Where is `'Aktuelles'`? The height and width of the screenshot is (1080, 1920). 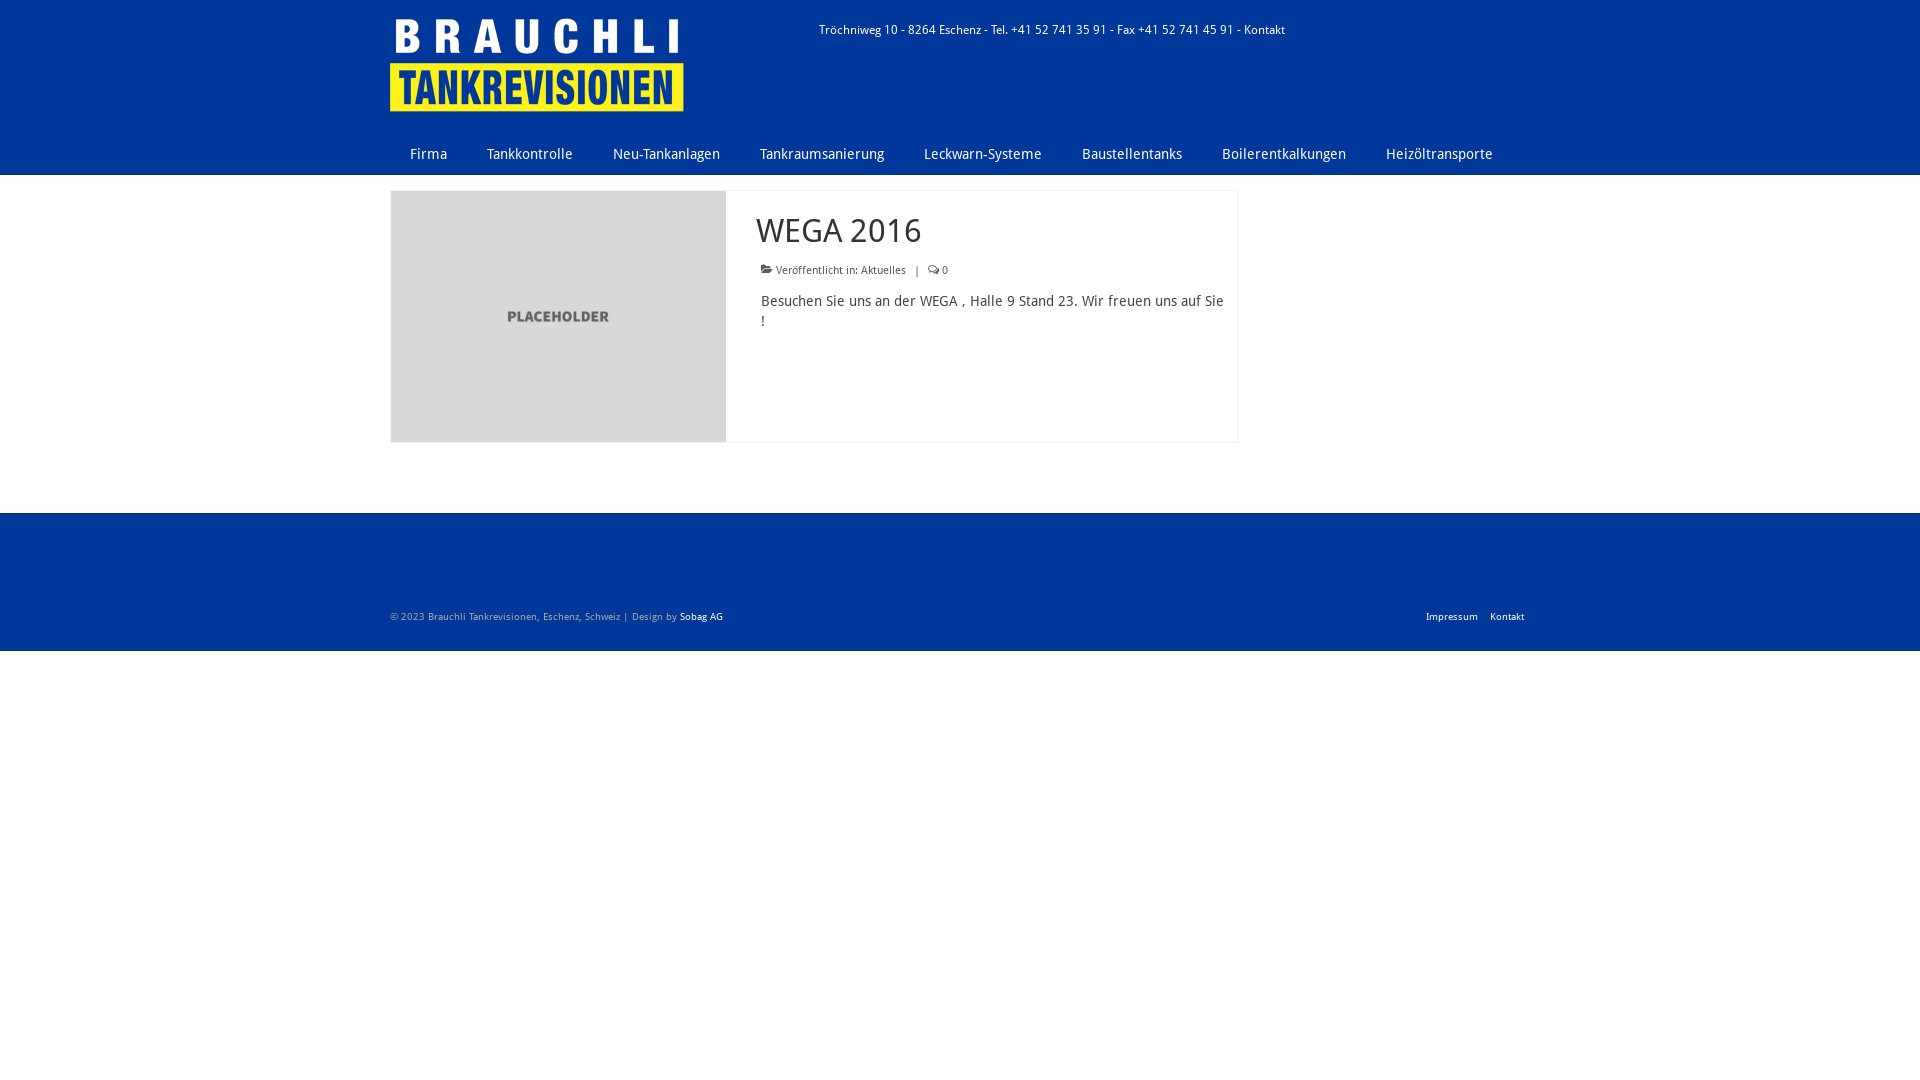
'Aktuelles' is located at coordinates (860, 270).